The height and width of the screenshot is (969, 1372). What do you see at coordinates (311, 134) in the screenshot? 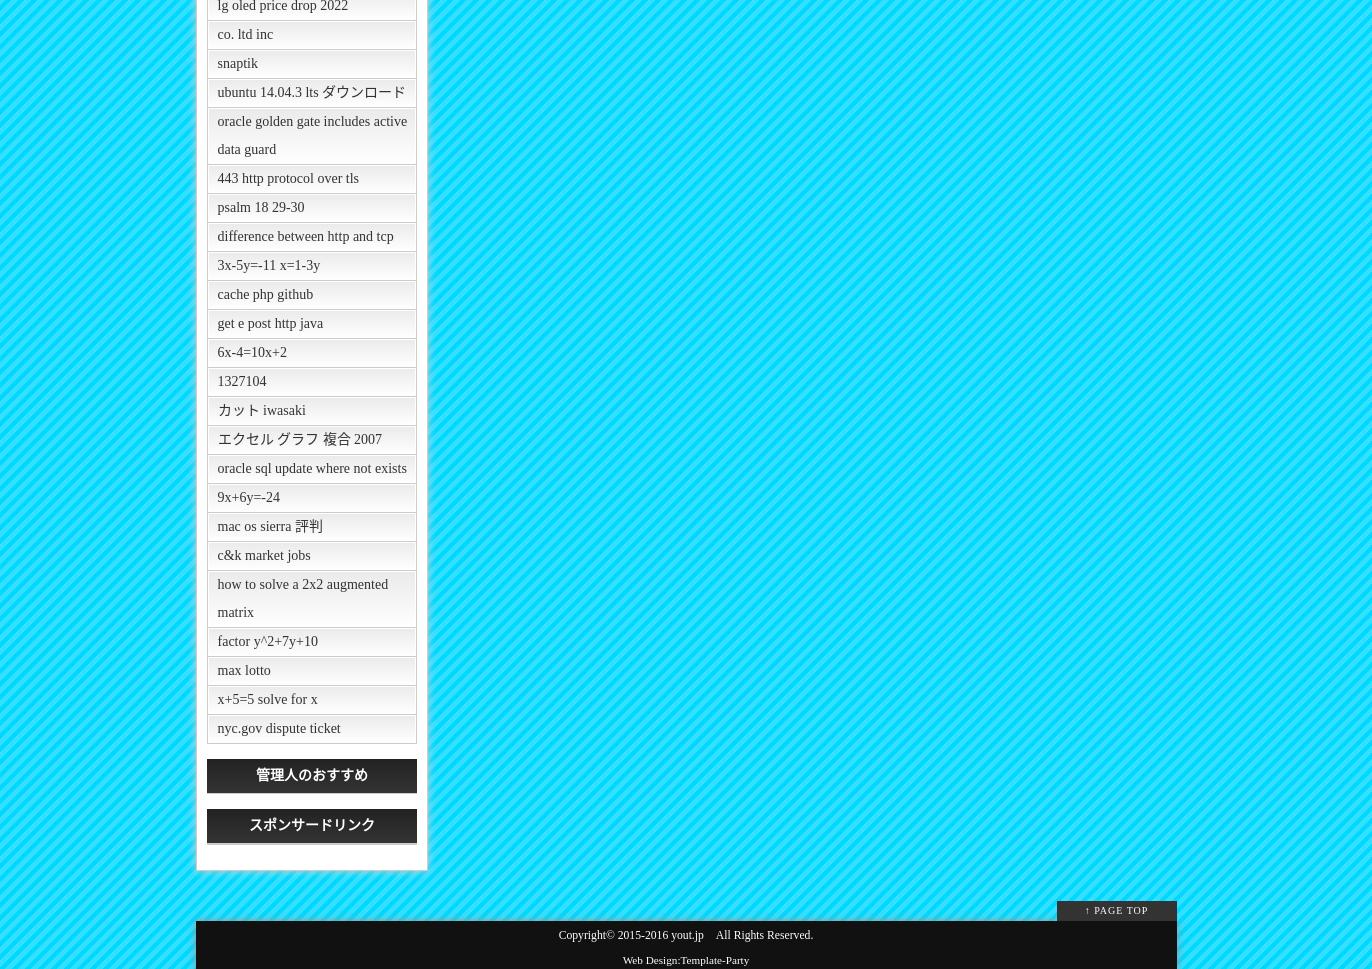
I see `'oracle golden gate includes active data guard'` at bounding box center [311, 134].